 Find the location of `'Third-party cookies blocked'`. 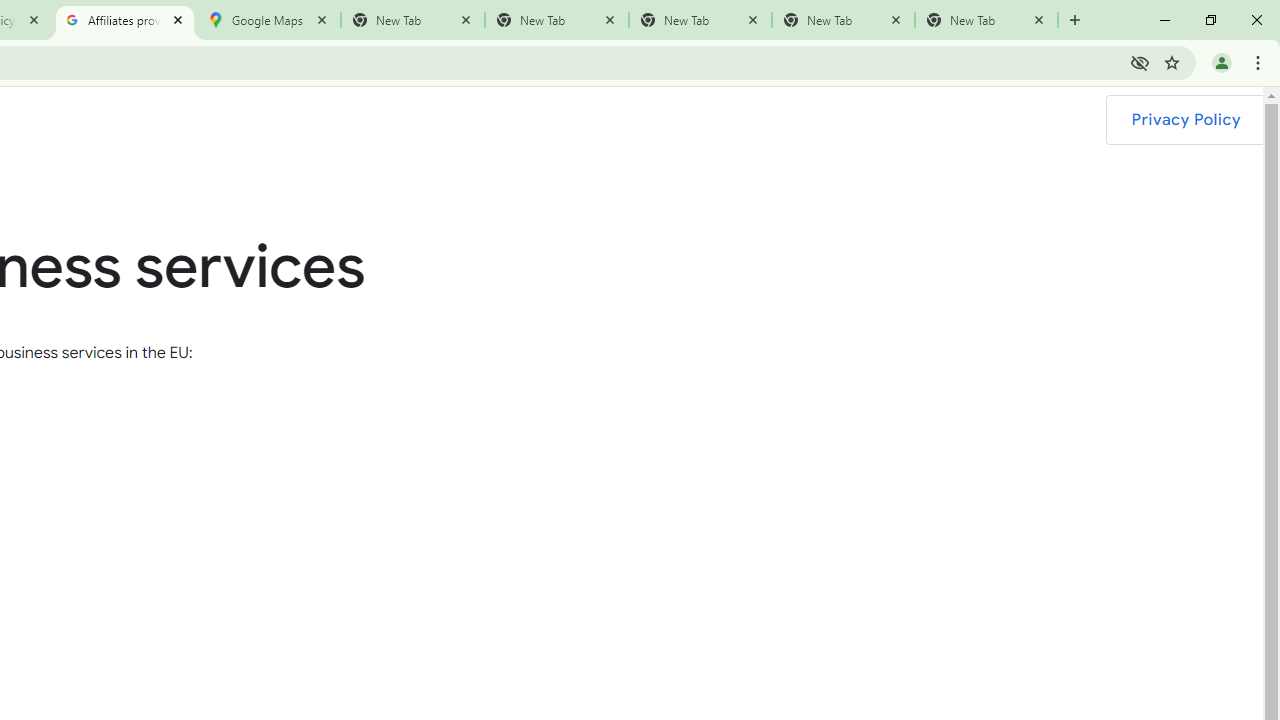

'Third-party cookies blocked' is located at coordinates (1139, 61).